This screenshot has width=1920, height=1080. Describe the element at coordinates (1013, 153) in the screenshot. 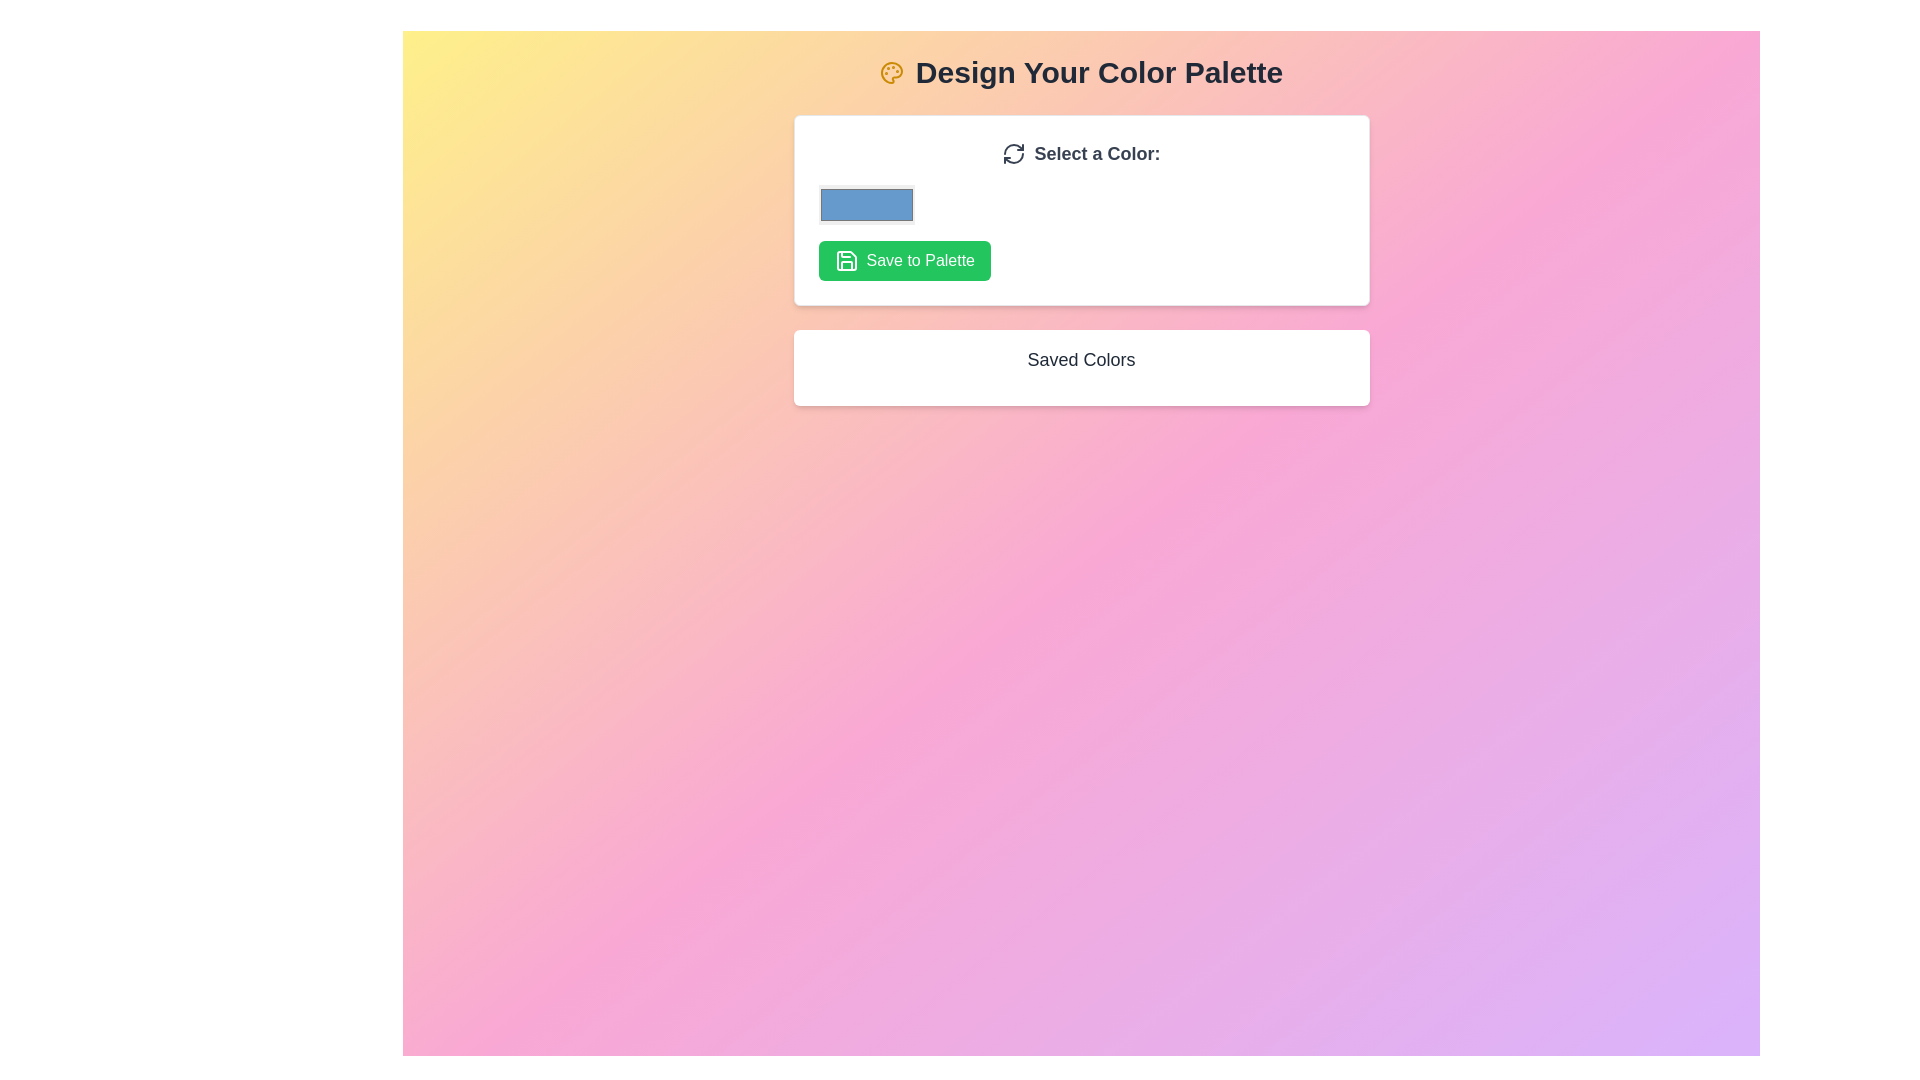

I see `the small circular refresh icon located immediately to the left of the 'Select a Color:' text in the 'Design Your Color Palette' section to reset the color selection` at that location.